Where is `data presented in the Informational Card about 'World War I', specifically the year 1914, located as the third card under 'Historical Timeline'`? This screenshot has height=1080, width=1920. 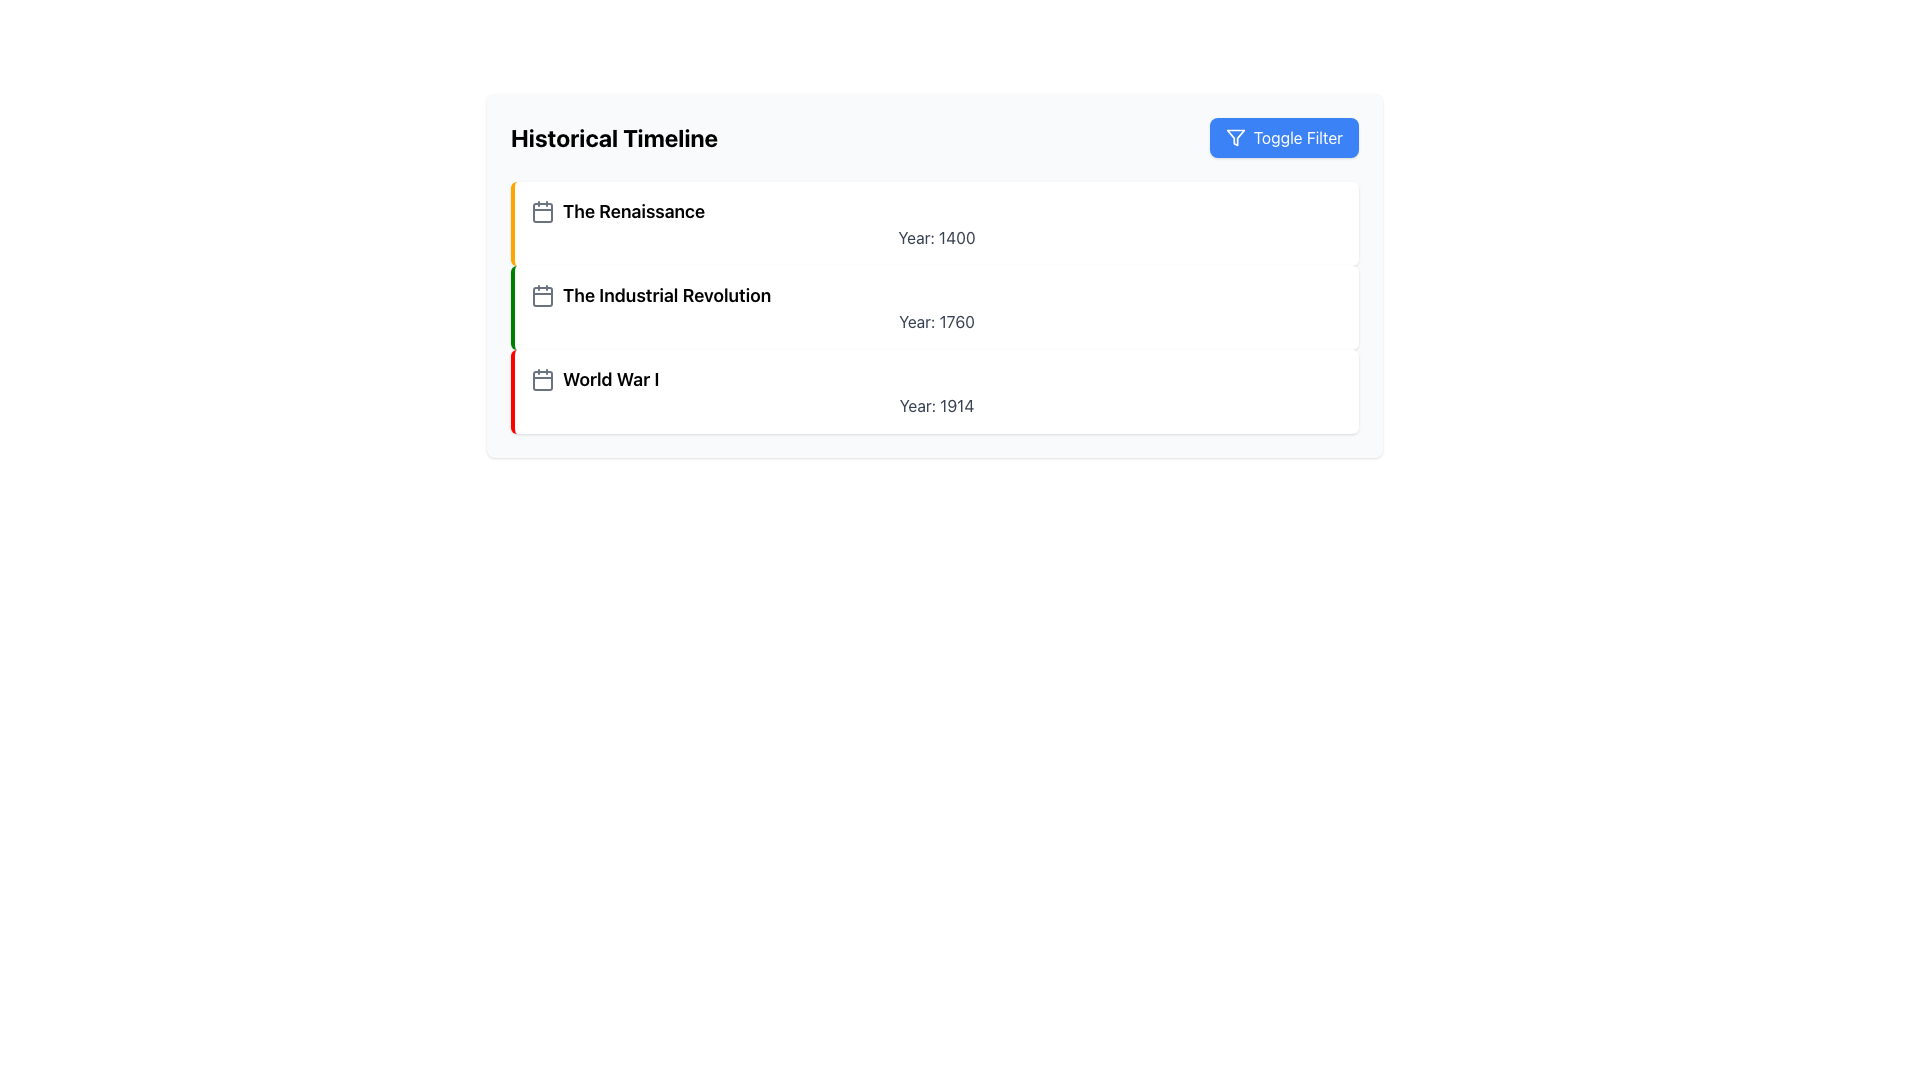
data presented in the Informational Card about 'World War I', specifically the year 1914, located as the third card under 'Historical Timeline' is located at coordinates (934, 392).